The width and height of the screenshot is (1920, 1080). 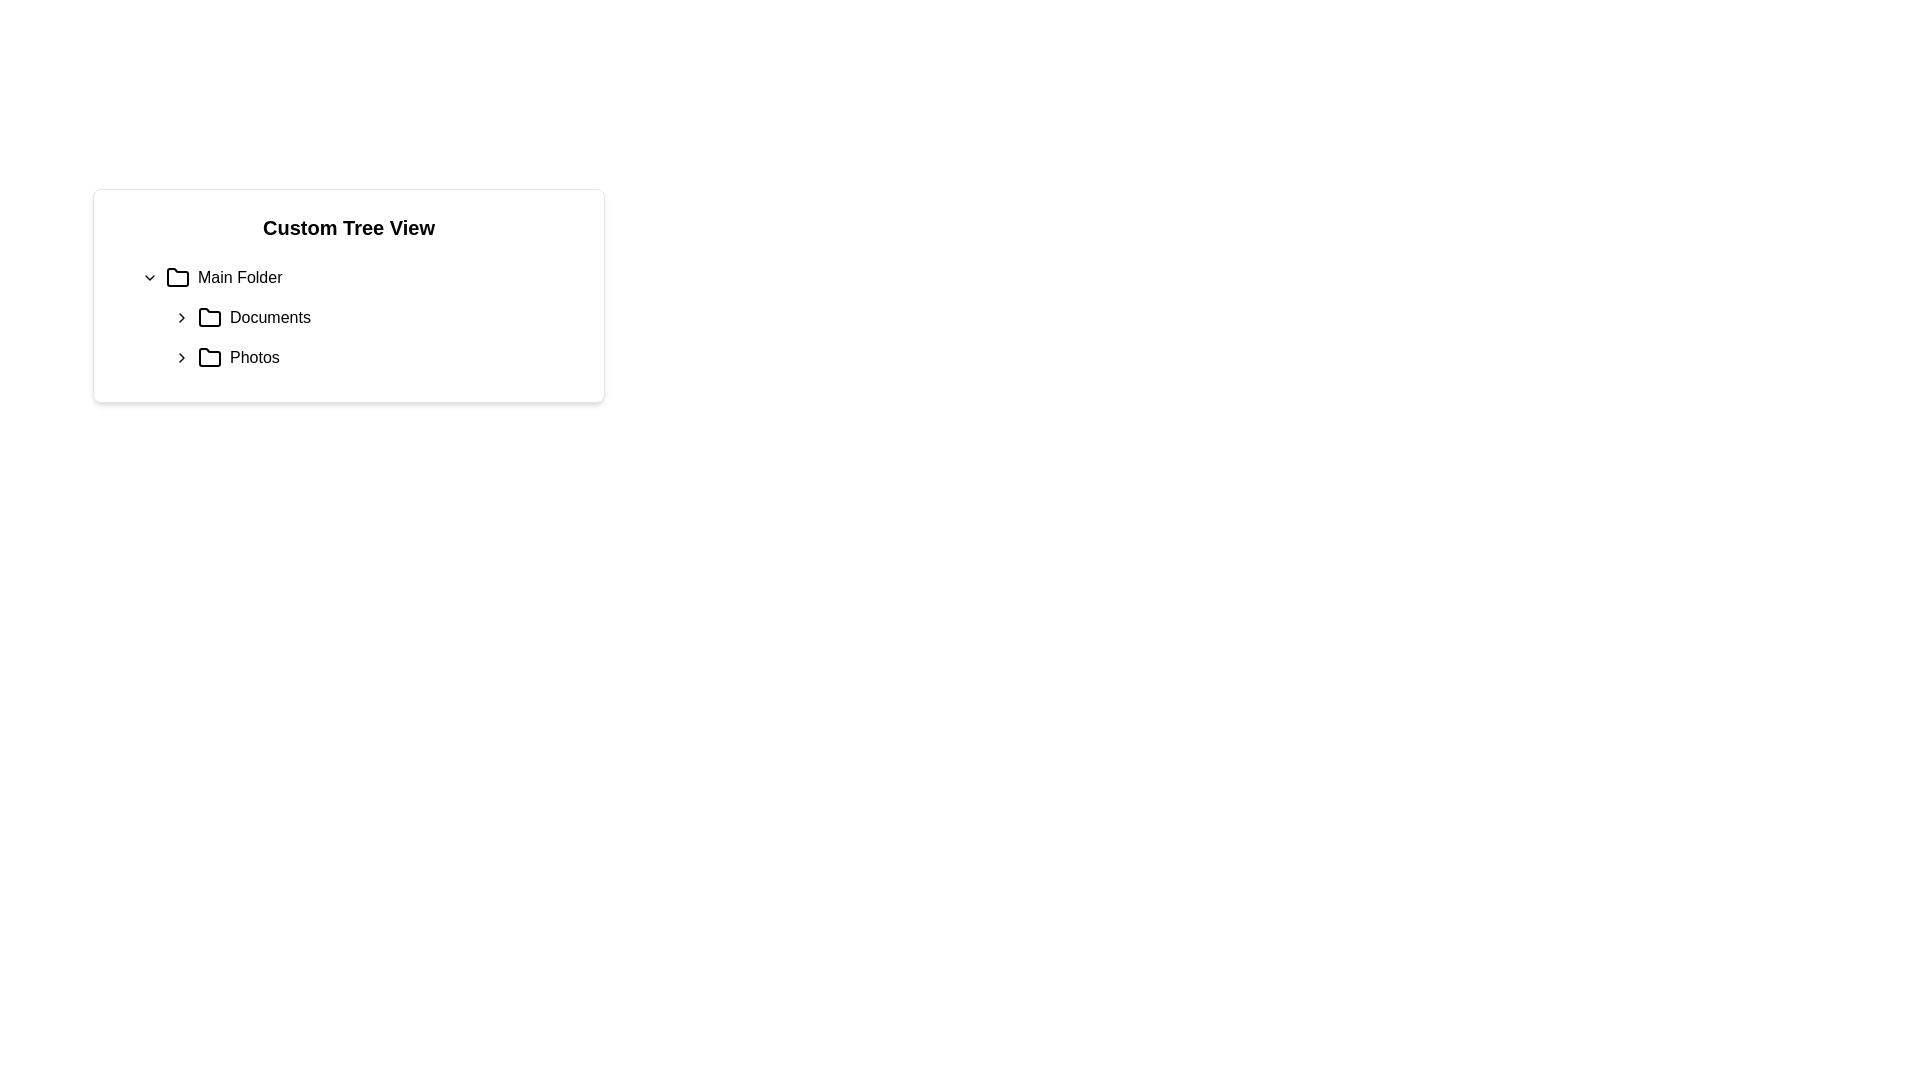 I want to click on the 'Documents' folder icon, which is the second item in a vertical list of file-related items, so click(x=210, y=316).